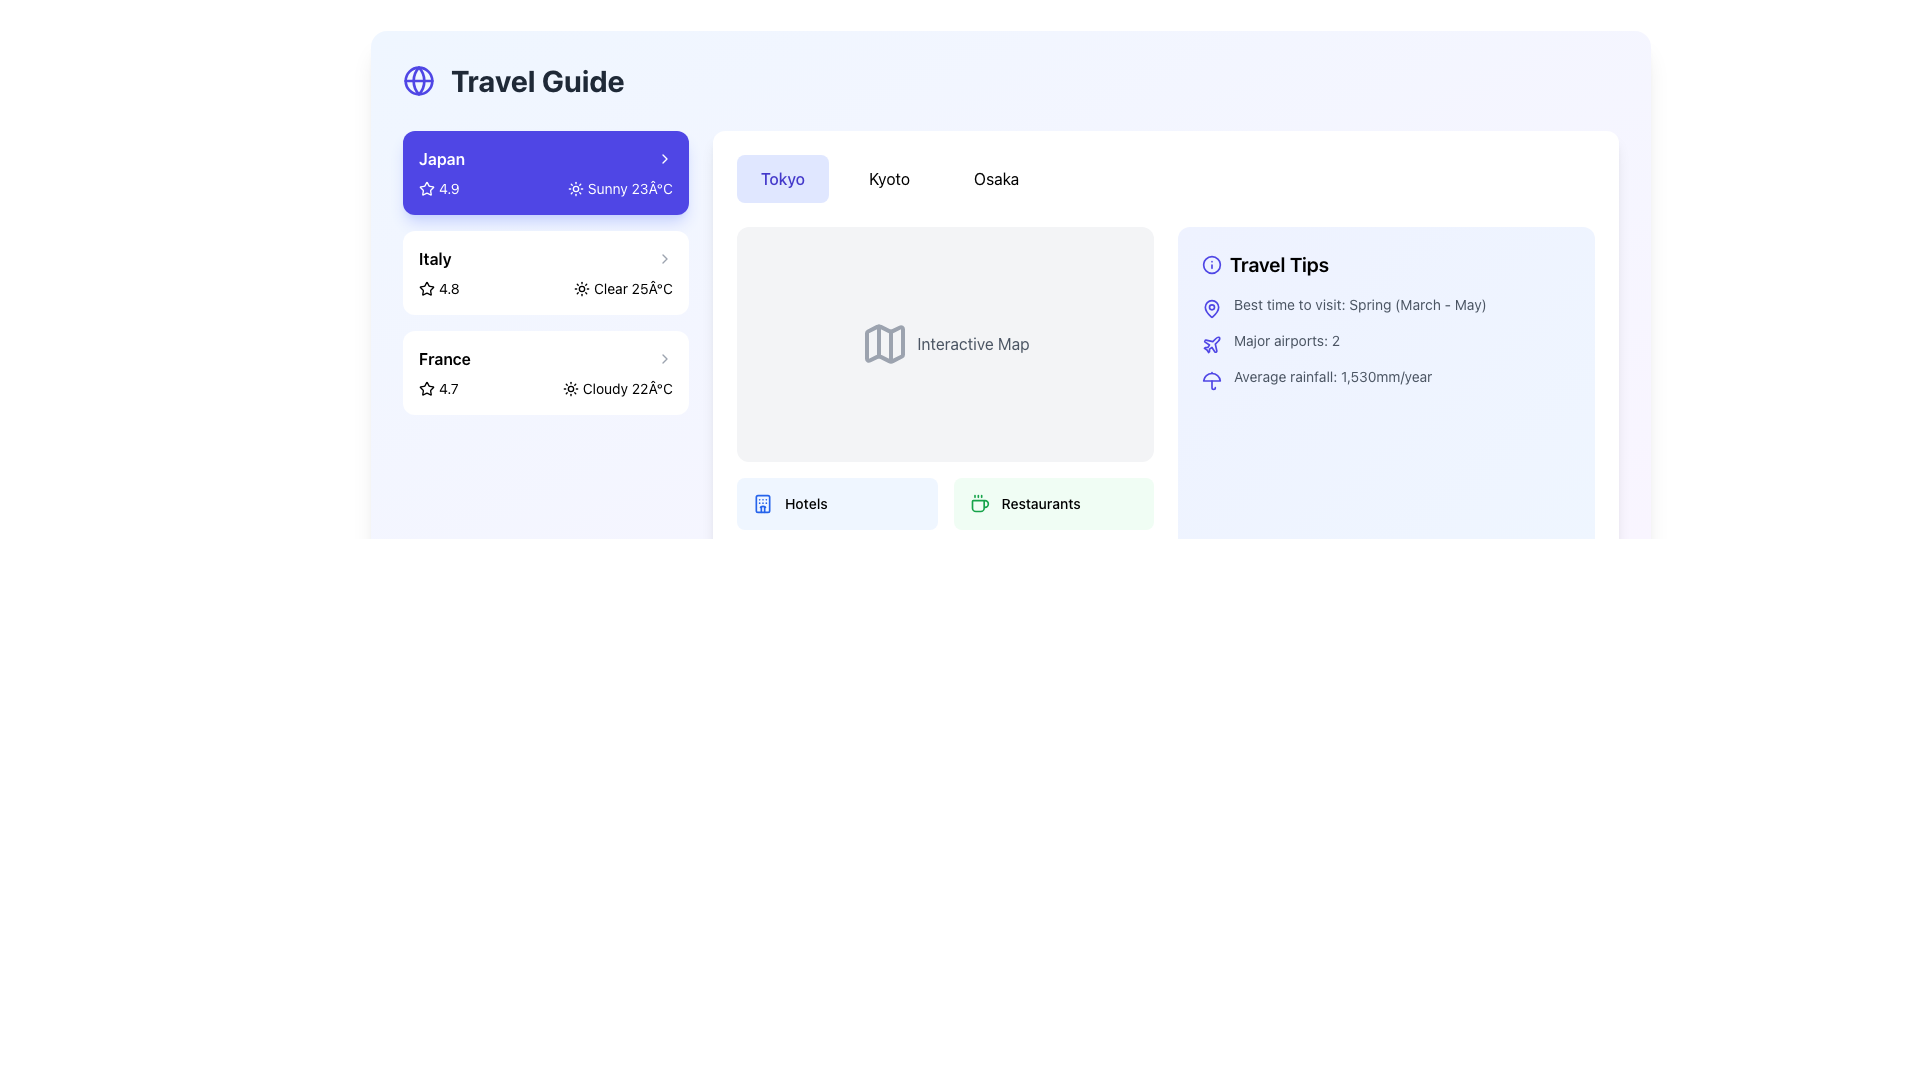  Describe the element at coordinates (996, 177) in the screenshot. I see `the navigation button labeled 'Osaka' located in the upper-center area of the interface to trigger the hover effect` at that location.